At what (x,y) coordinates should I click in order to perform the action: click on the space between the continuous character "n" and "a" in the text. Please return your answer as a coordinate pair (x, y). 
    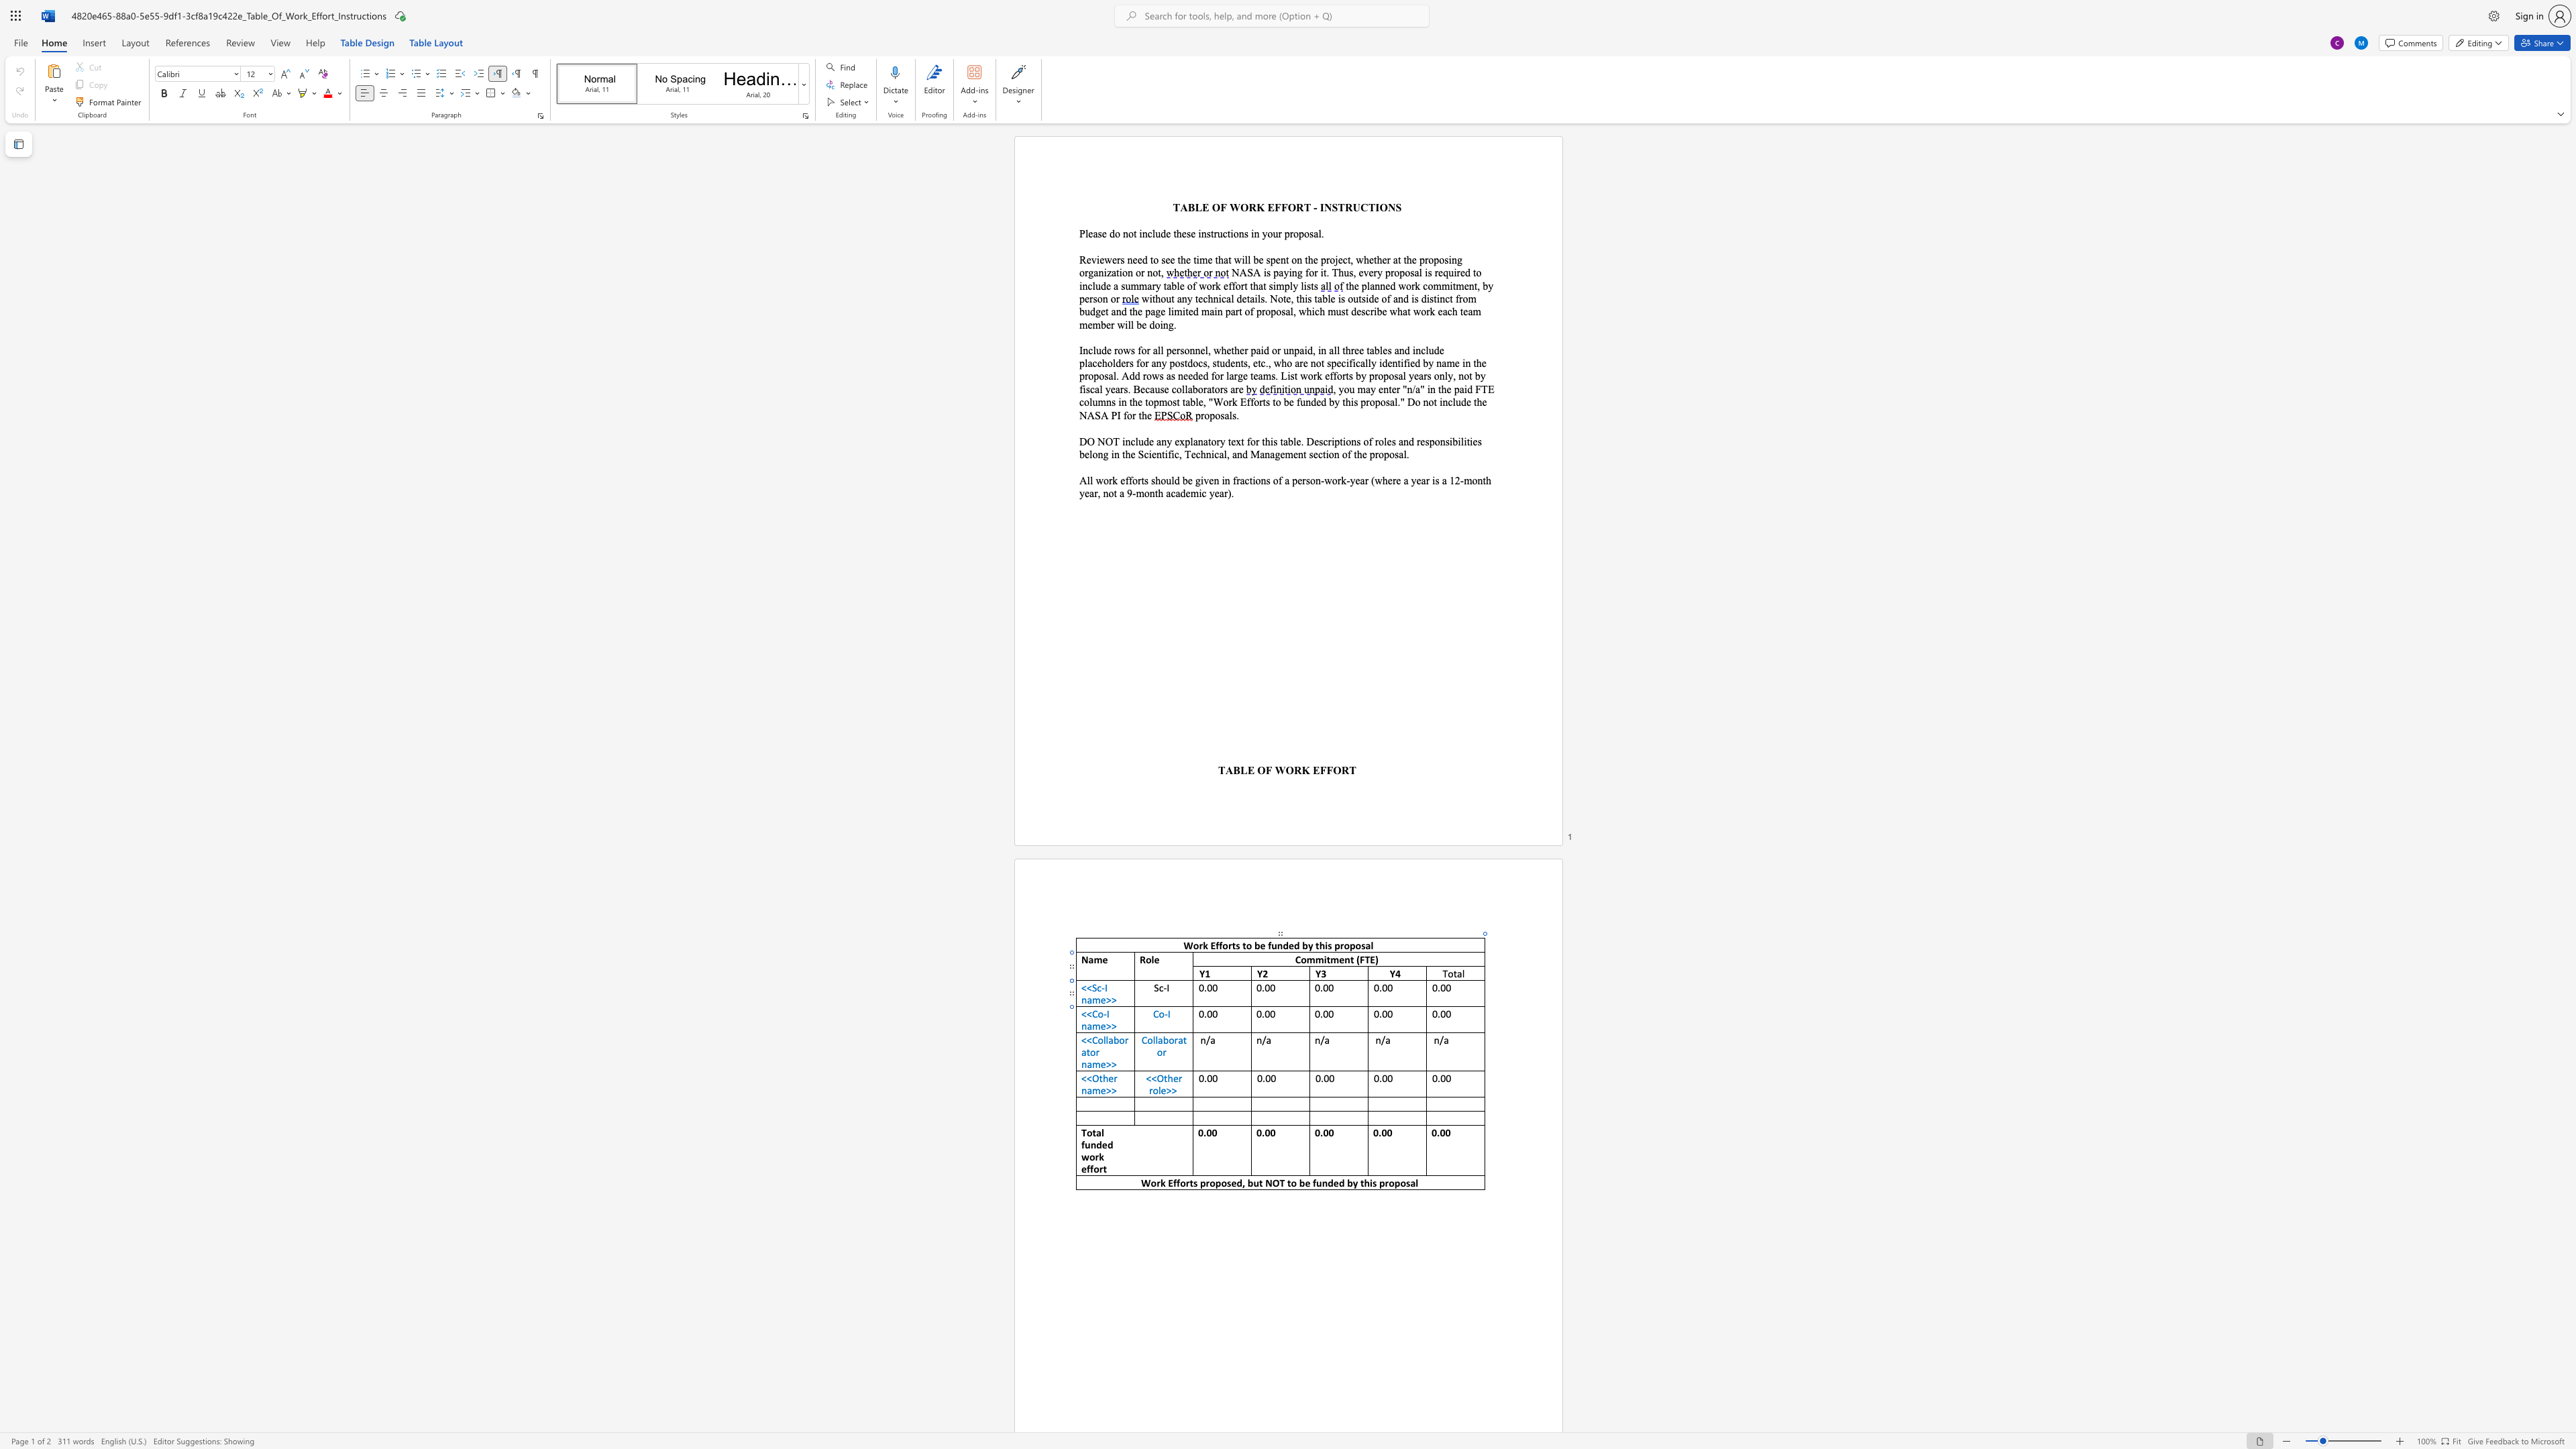
    Looking at the image, I should click on (1087, 1089).